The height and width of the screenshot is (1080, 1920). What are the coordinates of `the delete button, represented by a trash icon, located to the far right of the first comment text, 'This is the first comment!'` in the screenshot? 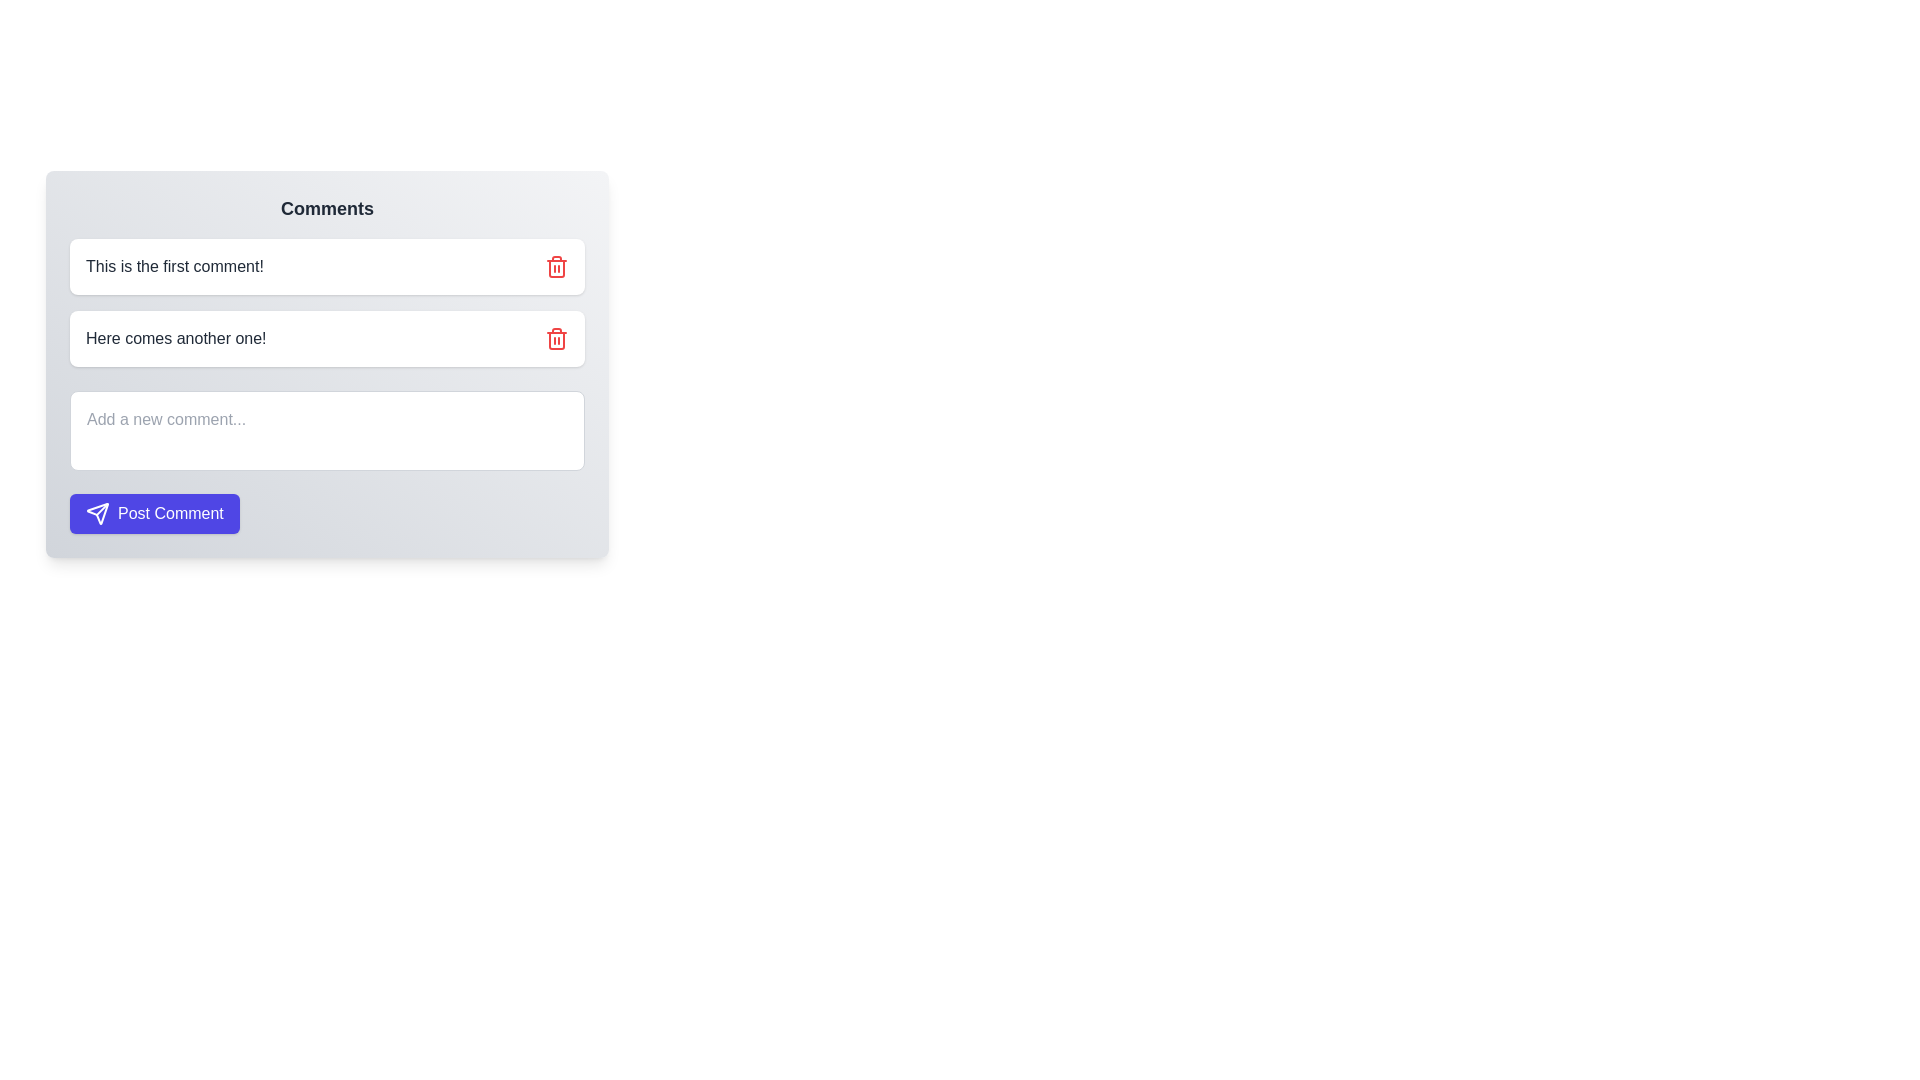 It's located at (556, 265).